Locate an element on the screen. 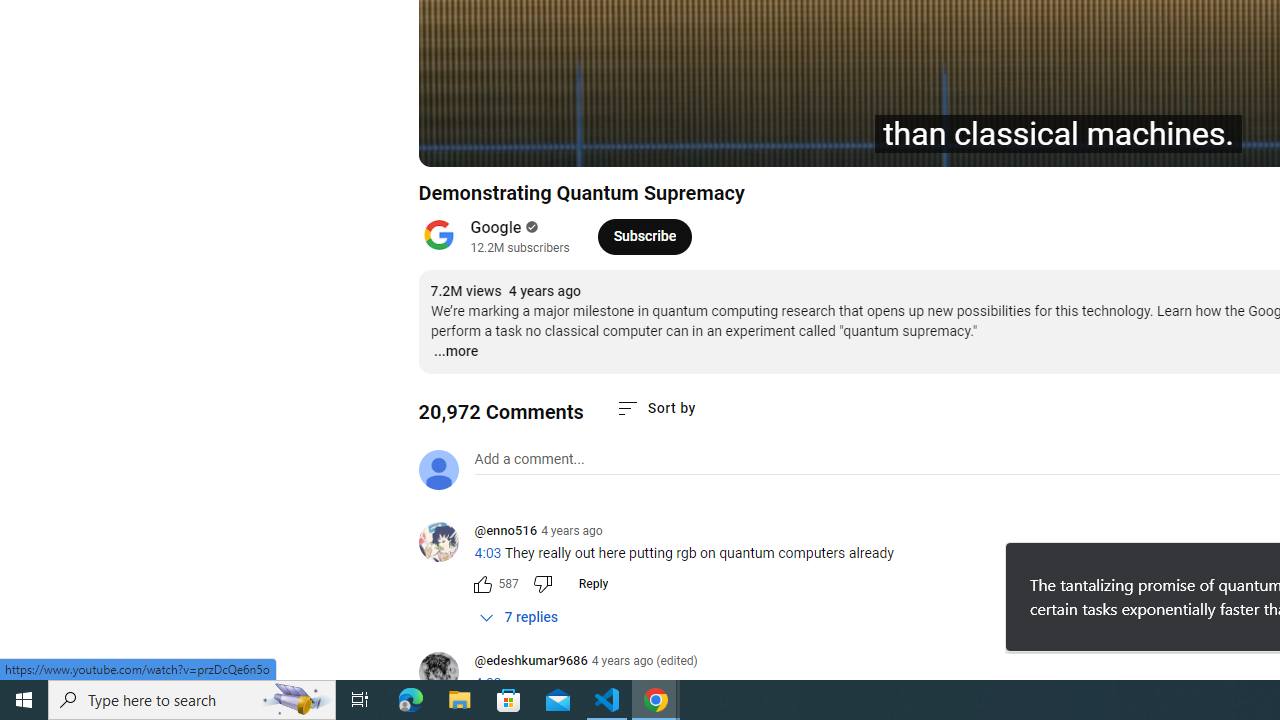  '7 replies' is located at coordinates (519, 616).